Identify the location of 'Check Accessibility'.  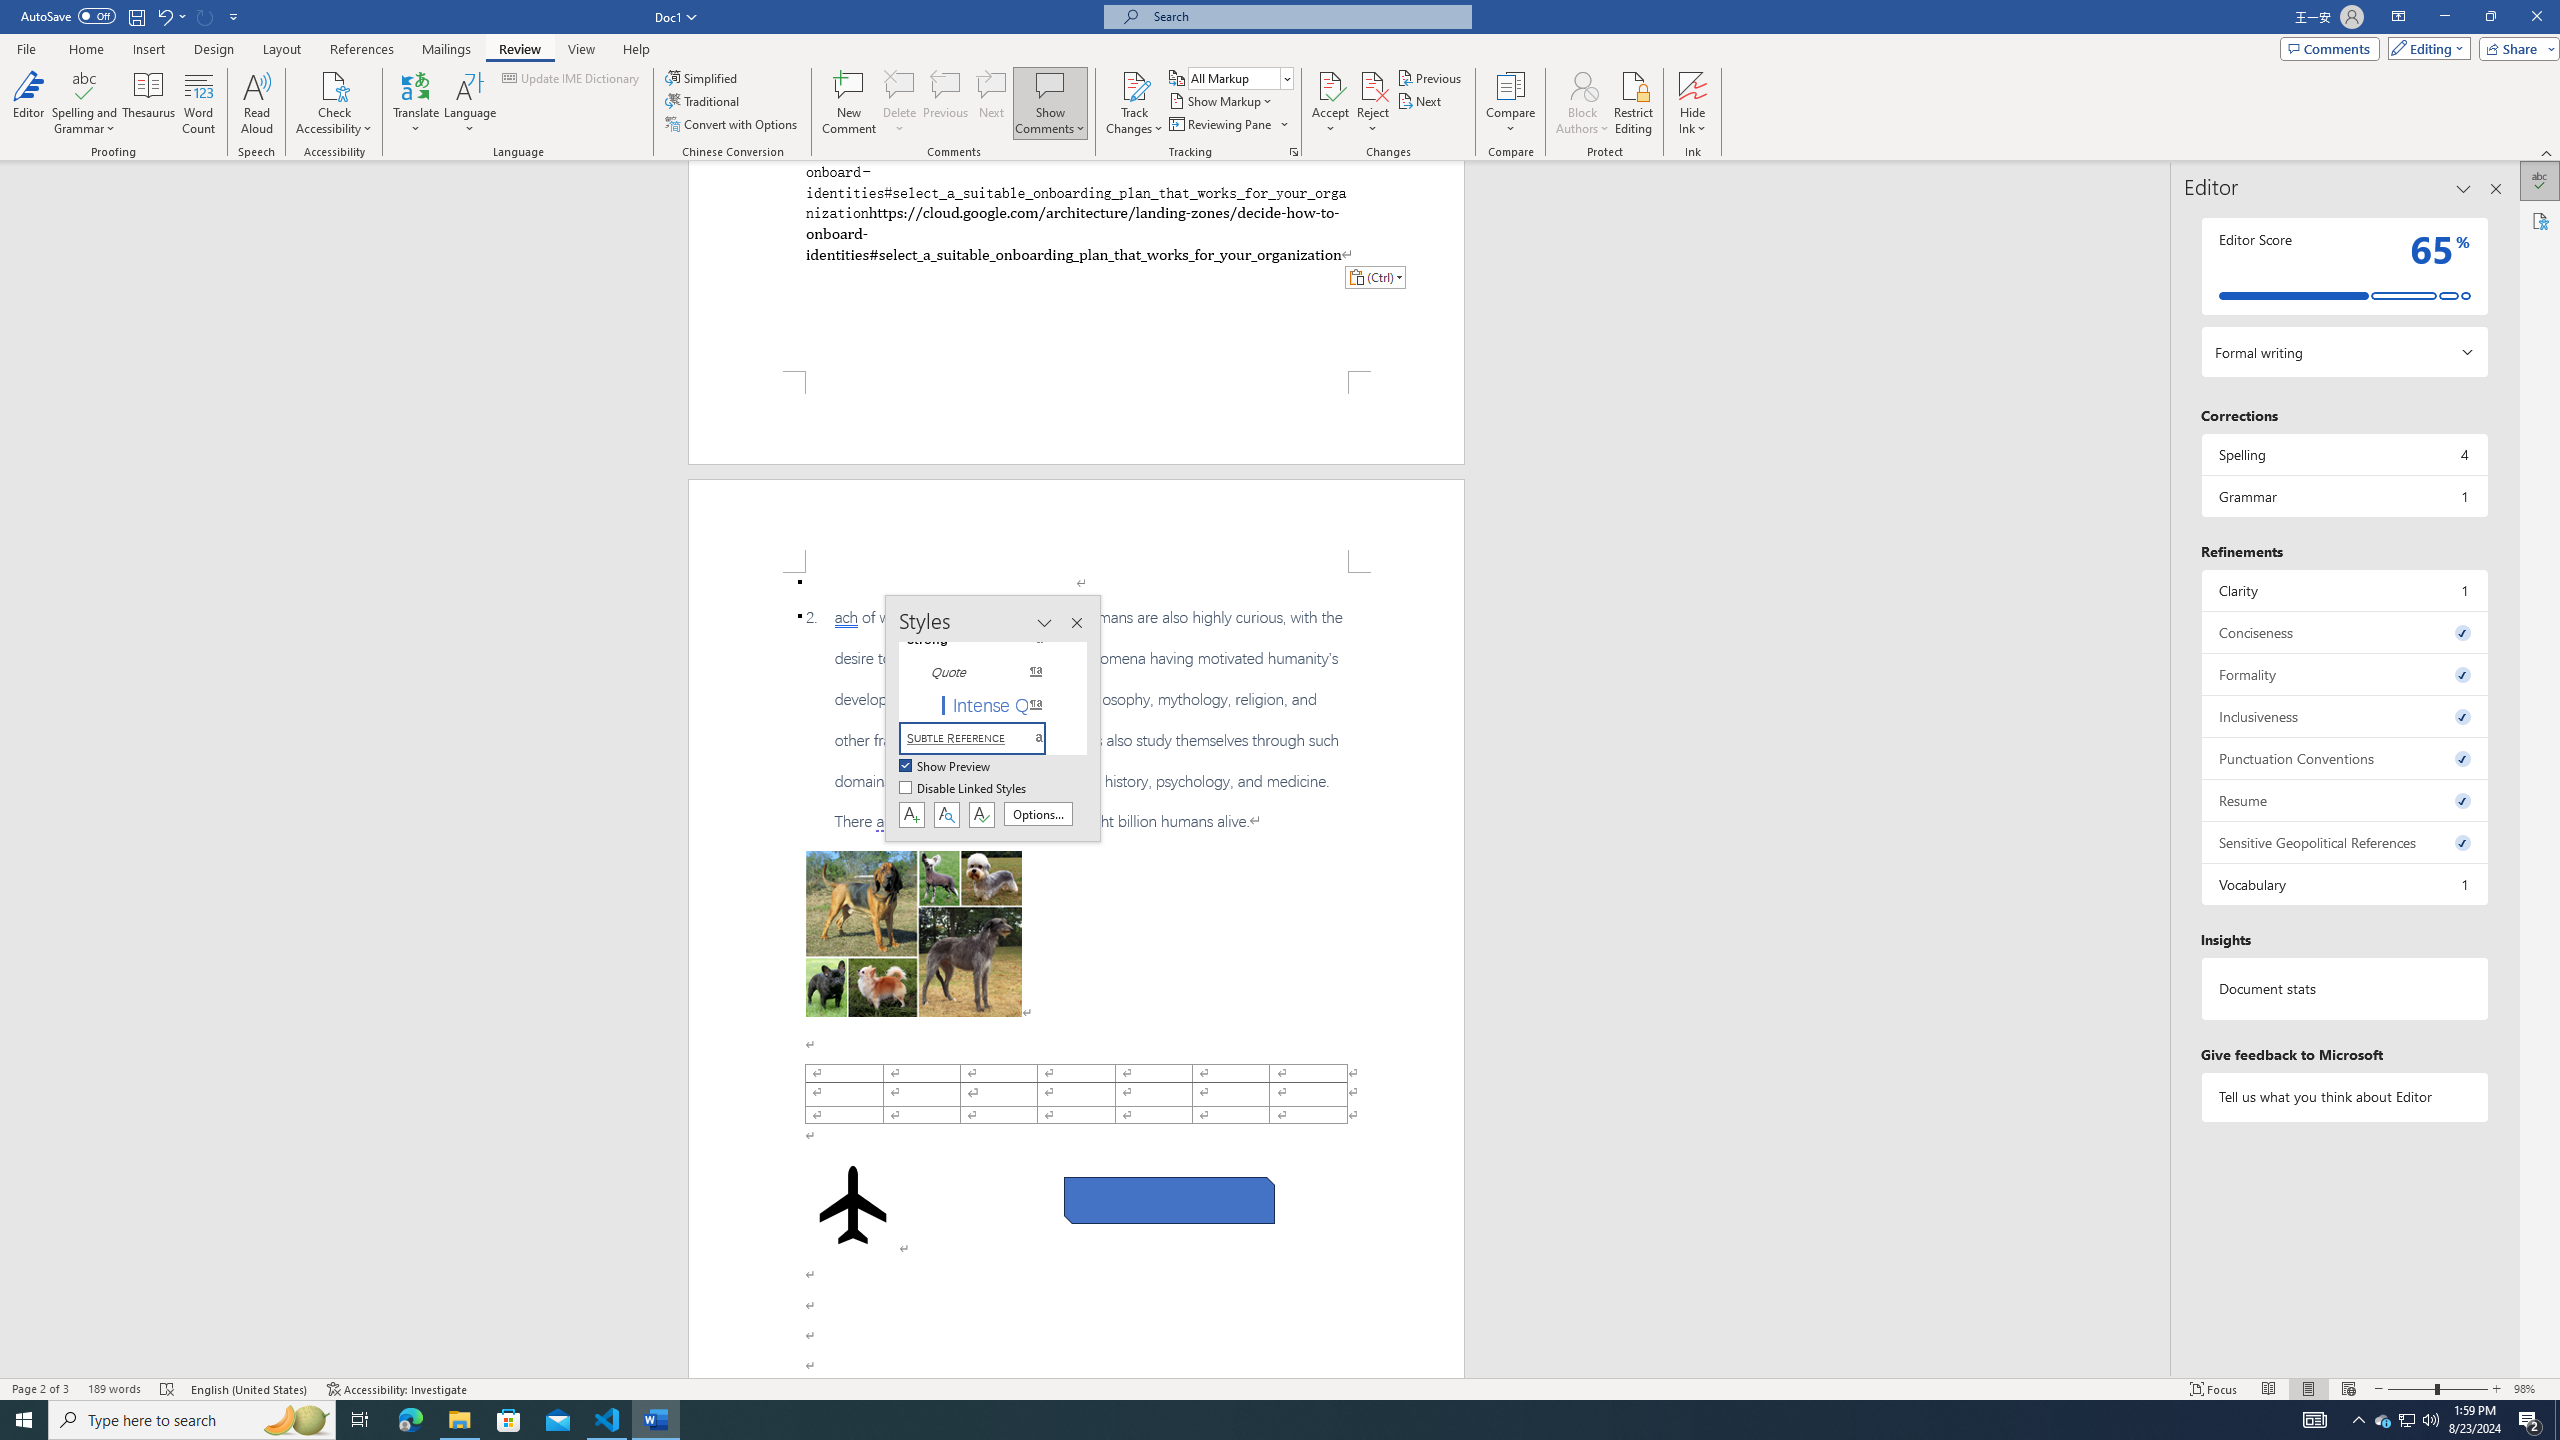
(334, 84).